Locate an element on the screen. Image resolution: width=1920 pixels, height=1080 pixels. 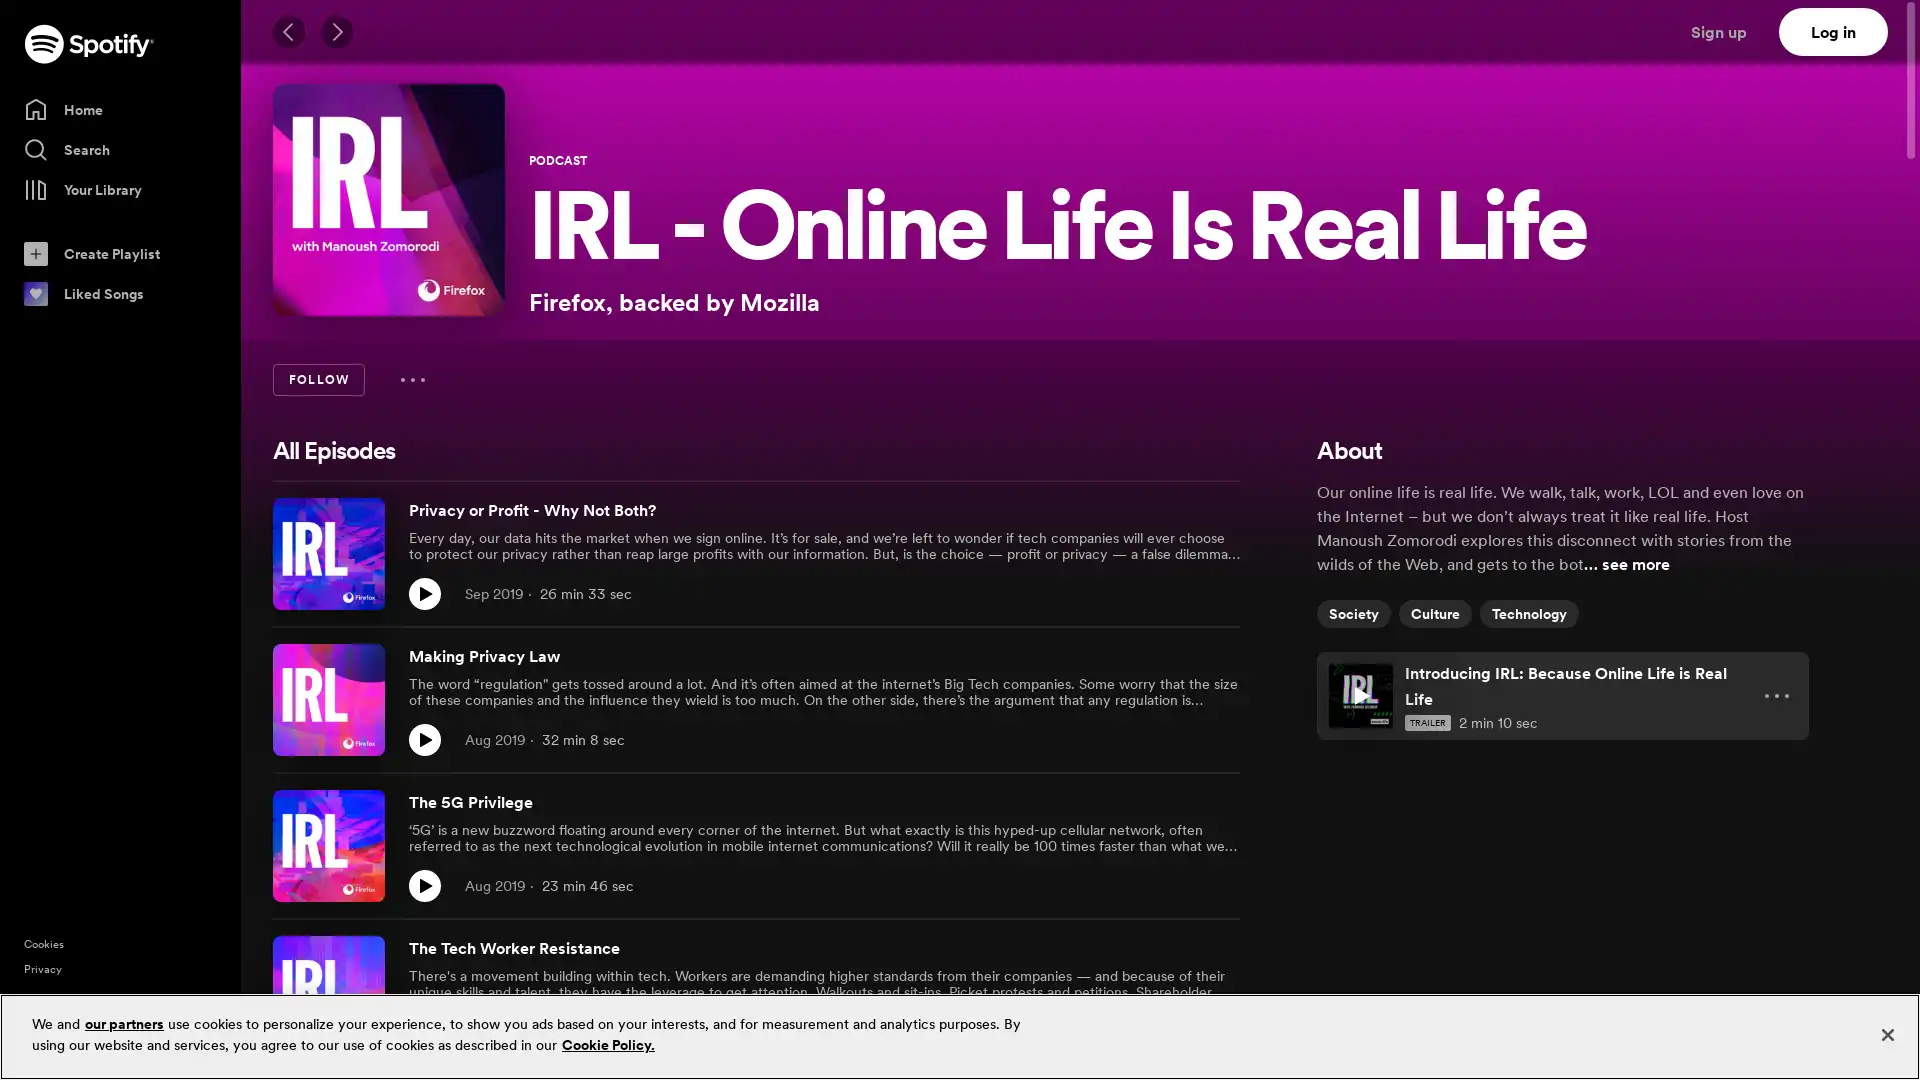
Share is located at coordinates (1180, 593).